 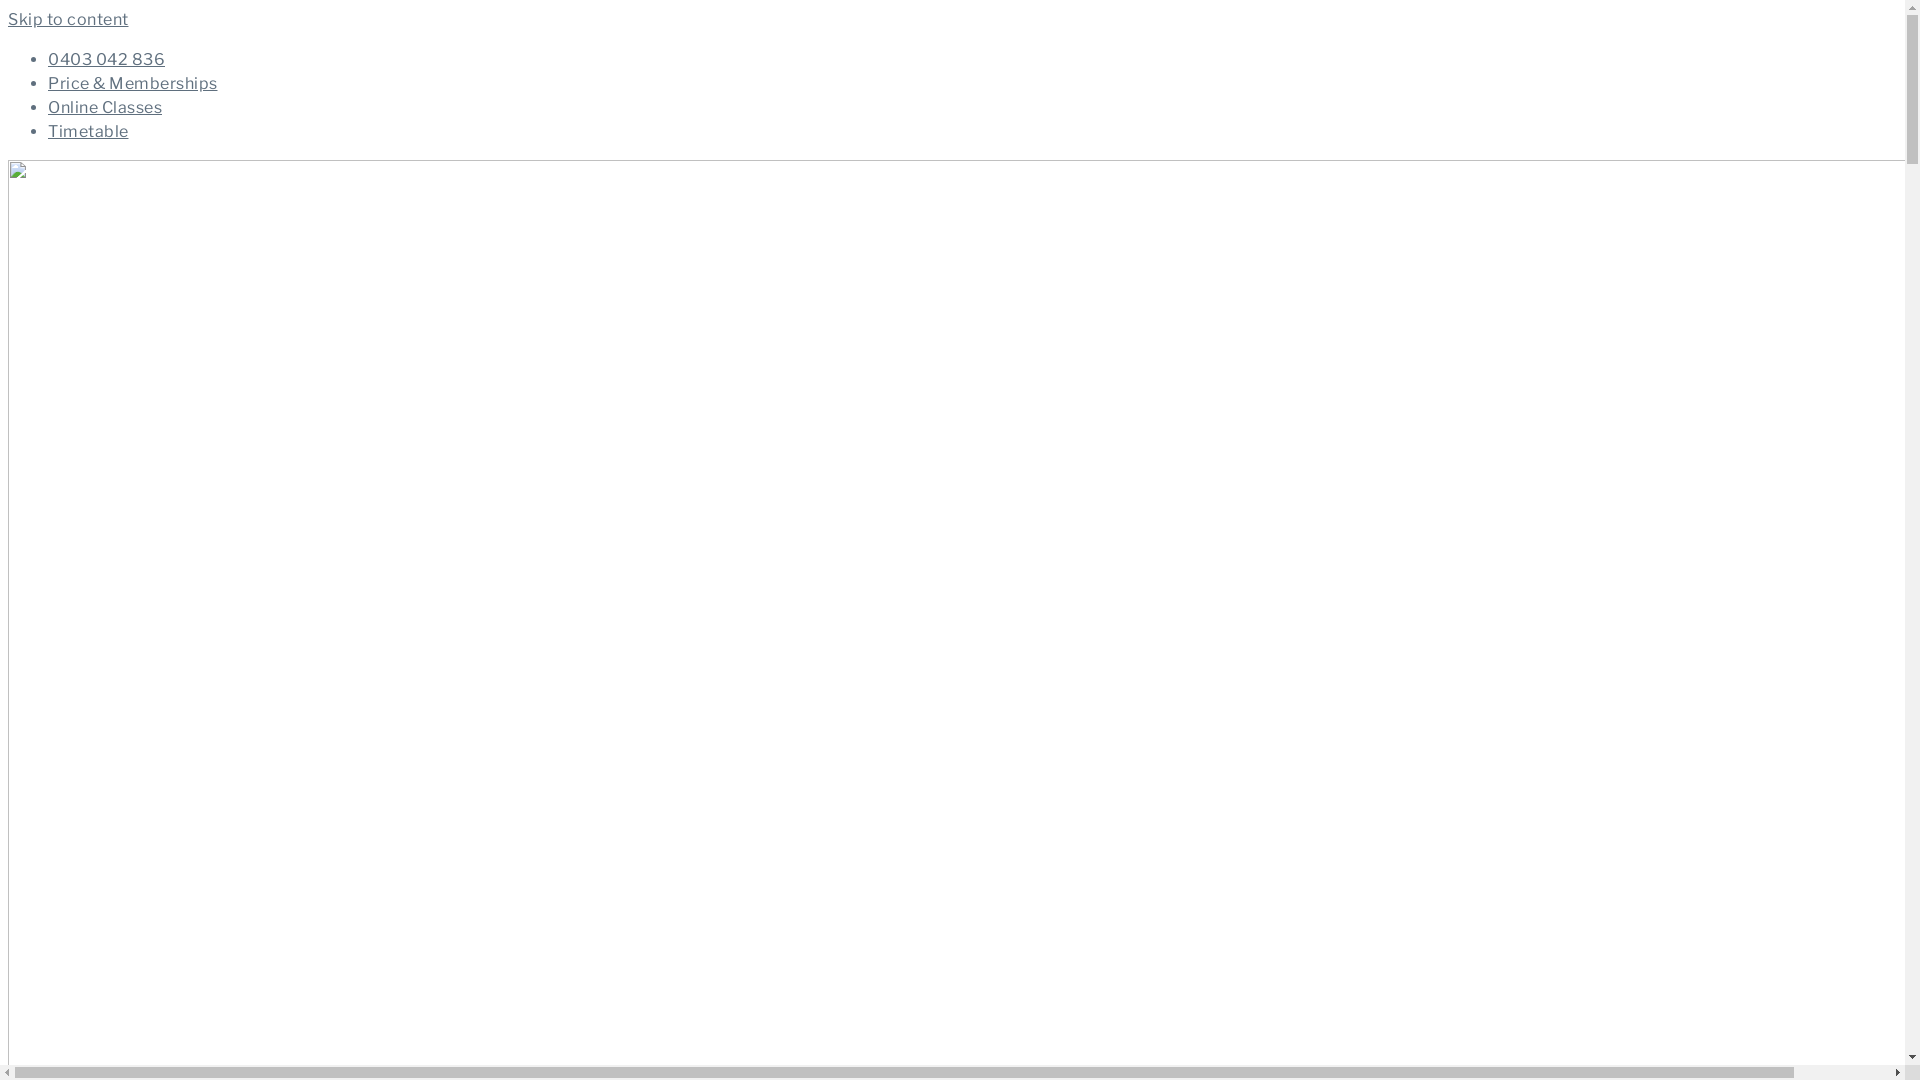 What do you see at coordinates (87, 131) in the screenshot?
I see `'Timetable'` at bounding box center [87, 131].